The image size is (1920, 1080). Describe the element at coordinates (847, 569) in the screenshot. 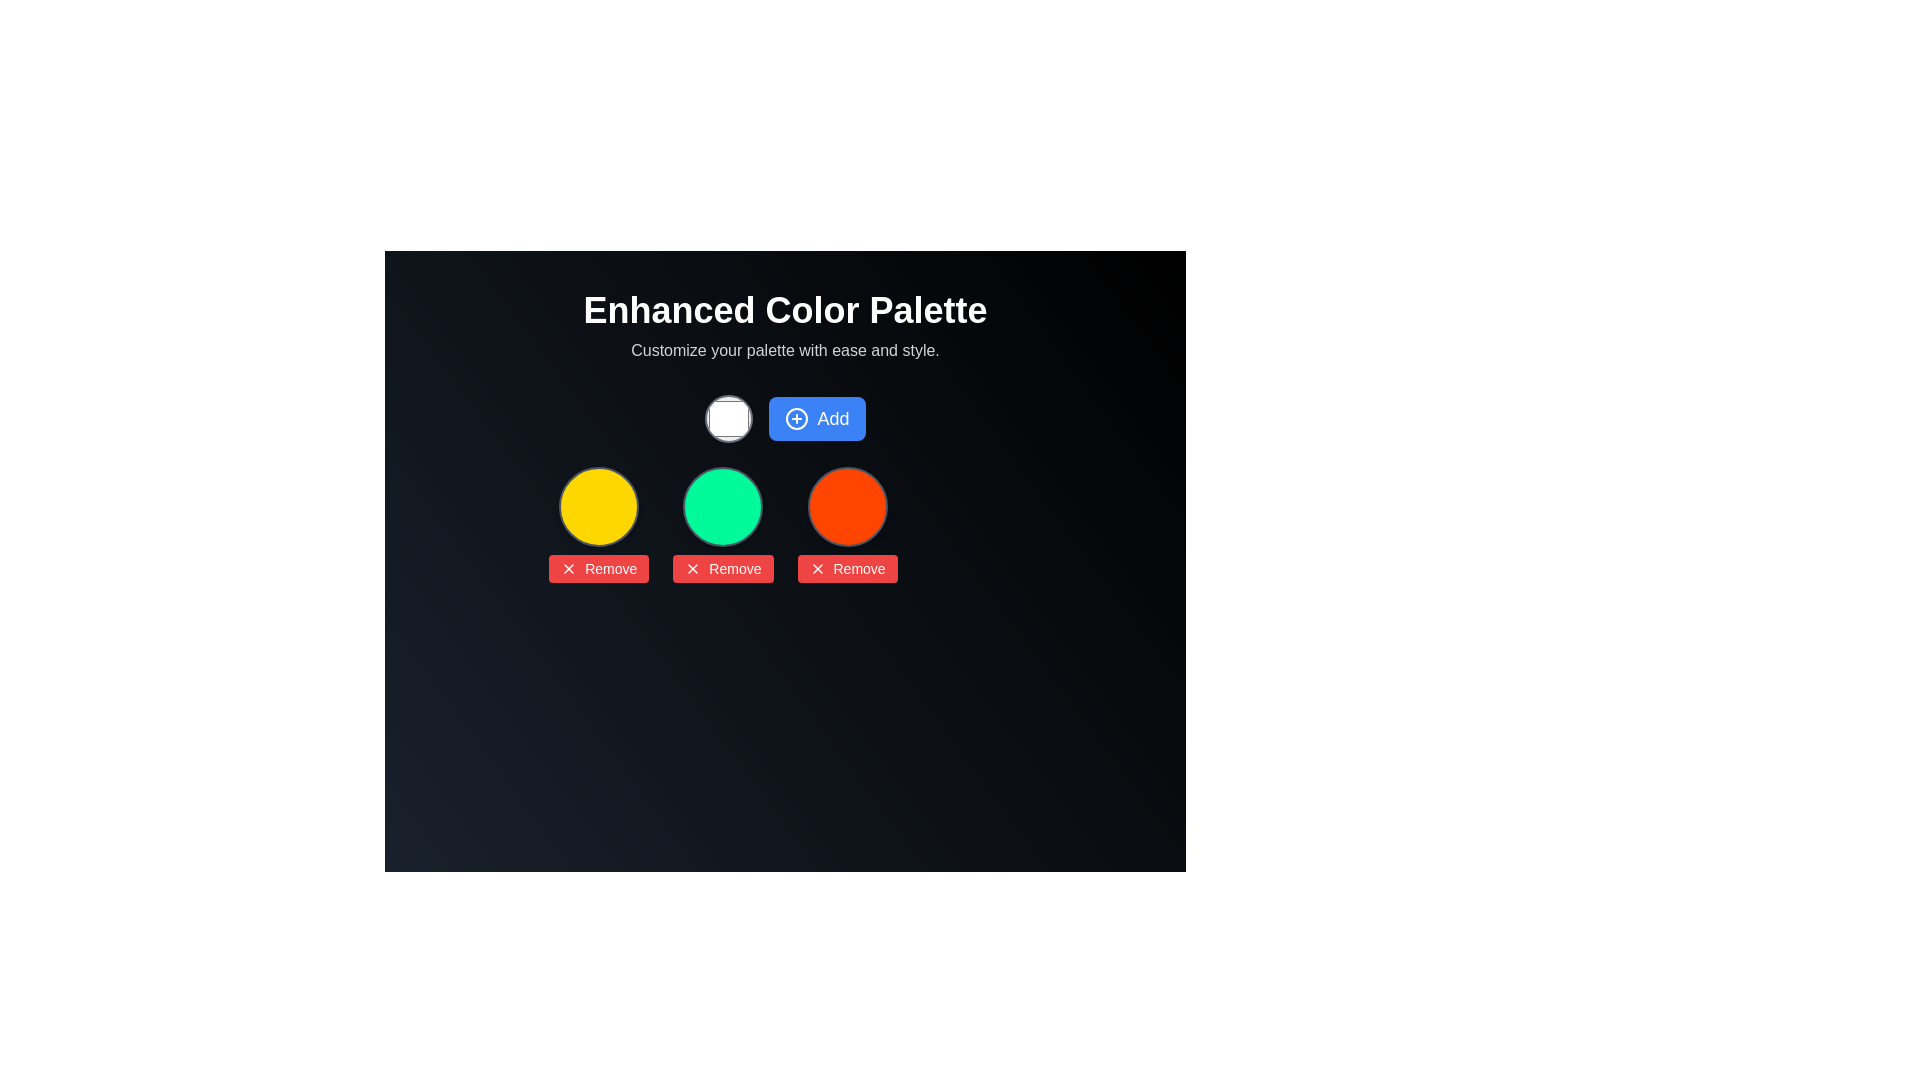

I see `the 'Remove' button, which is a rectangular button with white text on a red background and a small white 'X' icon, positioned as the third button in a row of three identical buttons` at that location.